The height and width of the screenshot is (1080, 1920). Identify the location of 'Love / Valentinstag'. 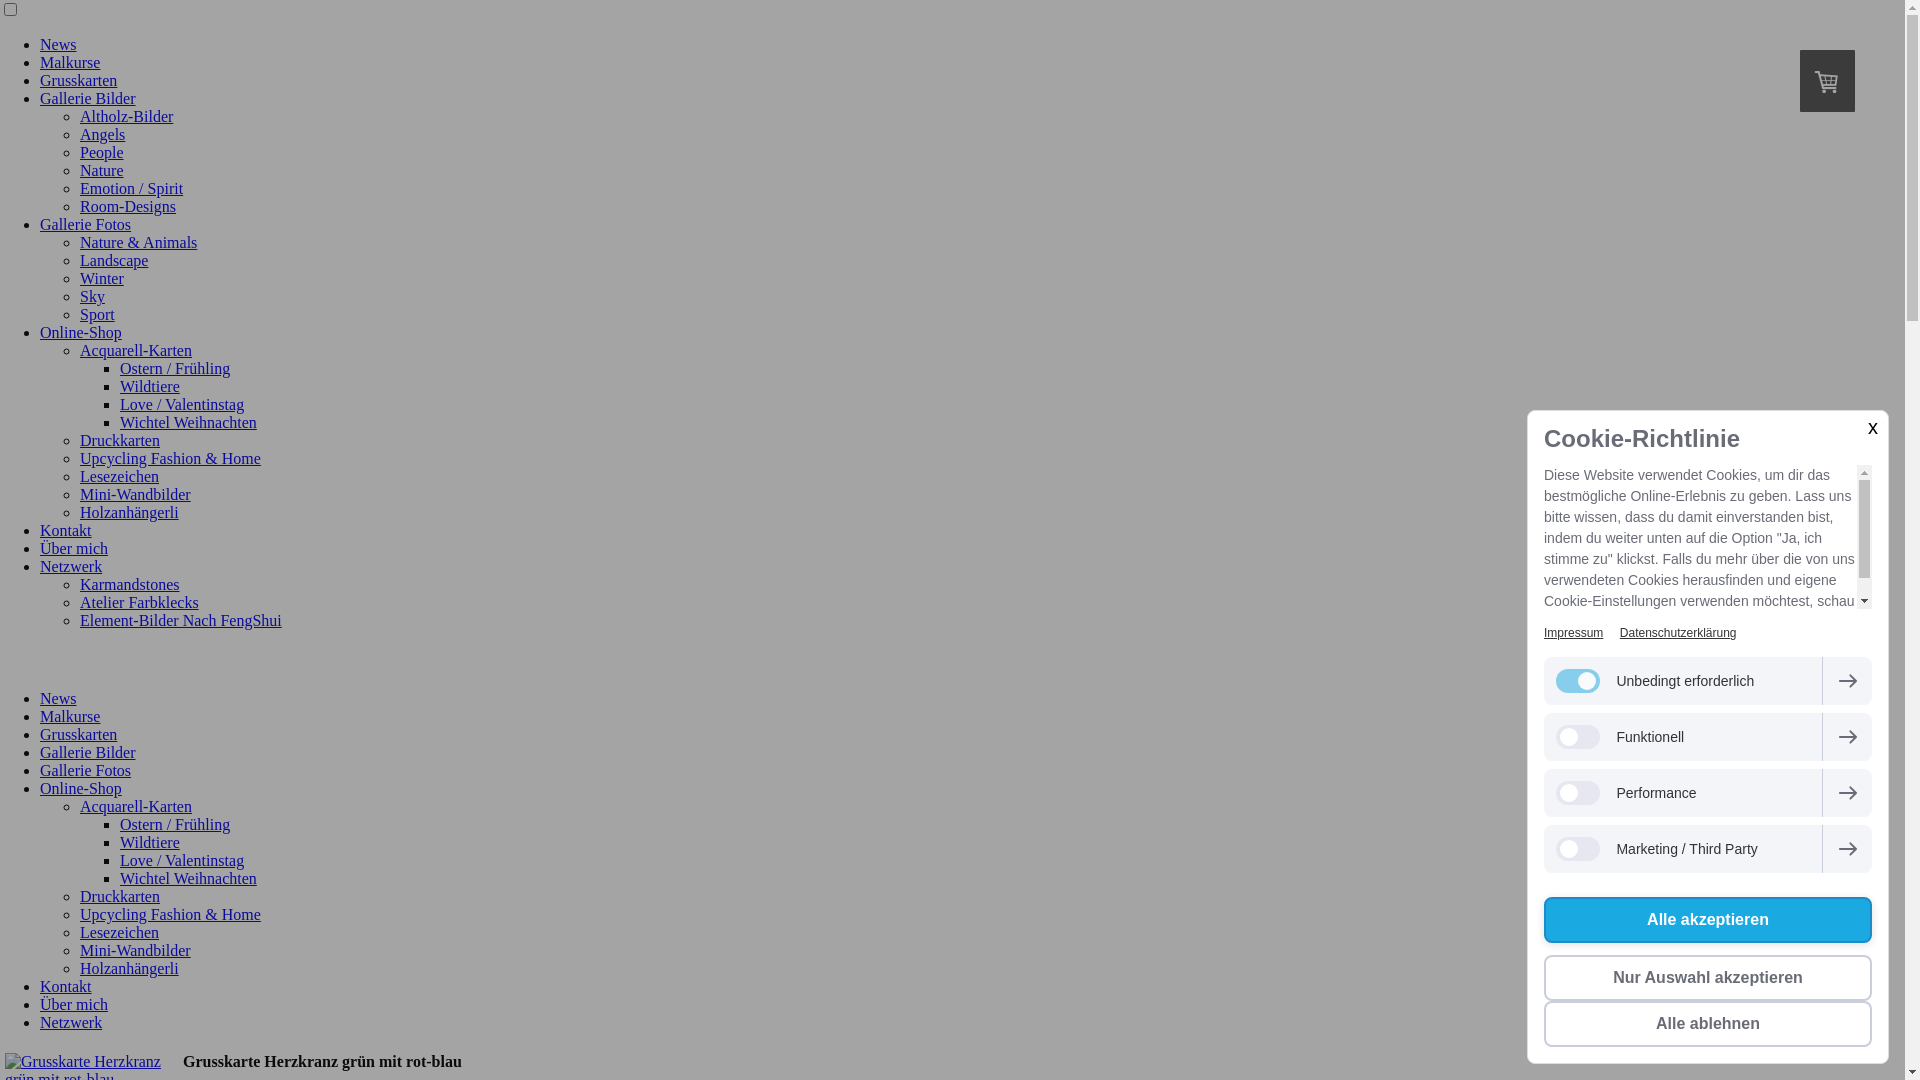
(182, 404).